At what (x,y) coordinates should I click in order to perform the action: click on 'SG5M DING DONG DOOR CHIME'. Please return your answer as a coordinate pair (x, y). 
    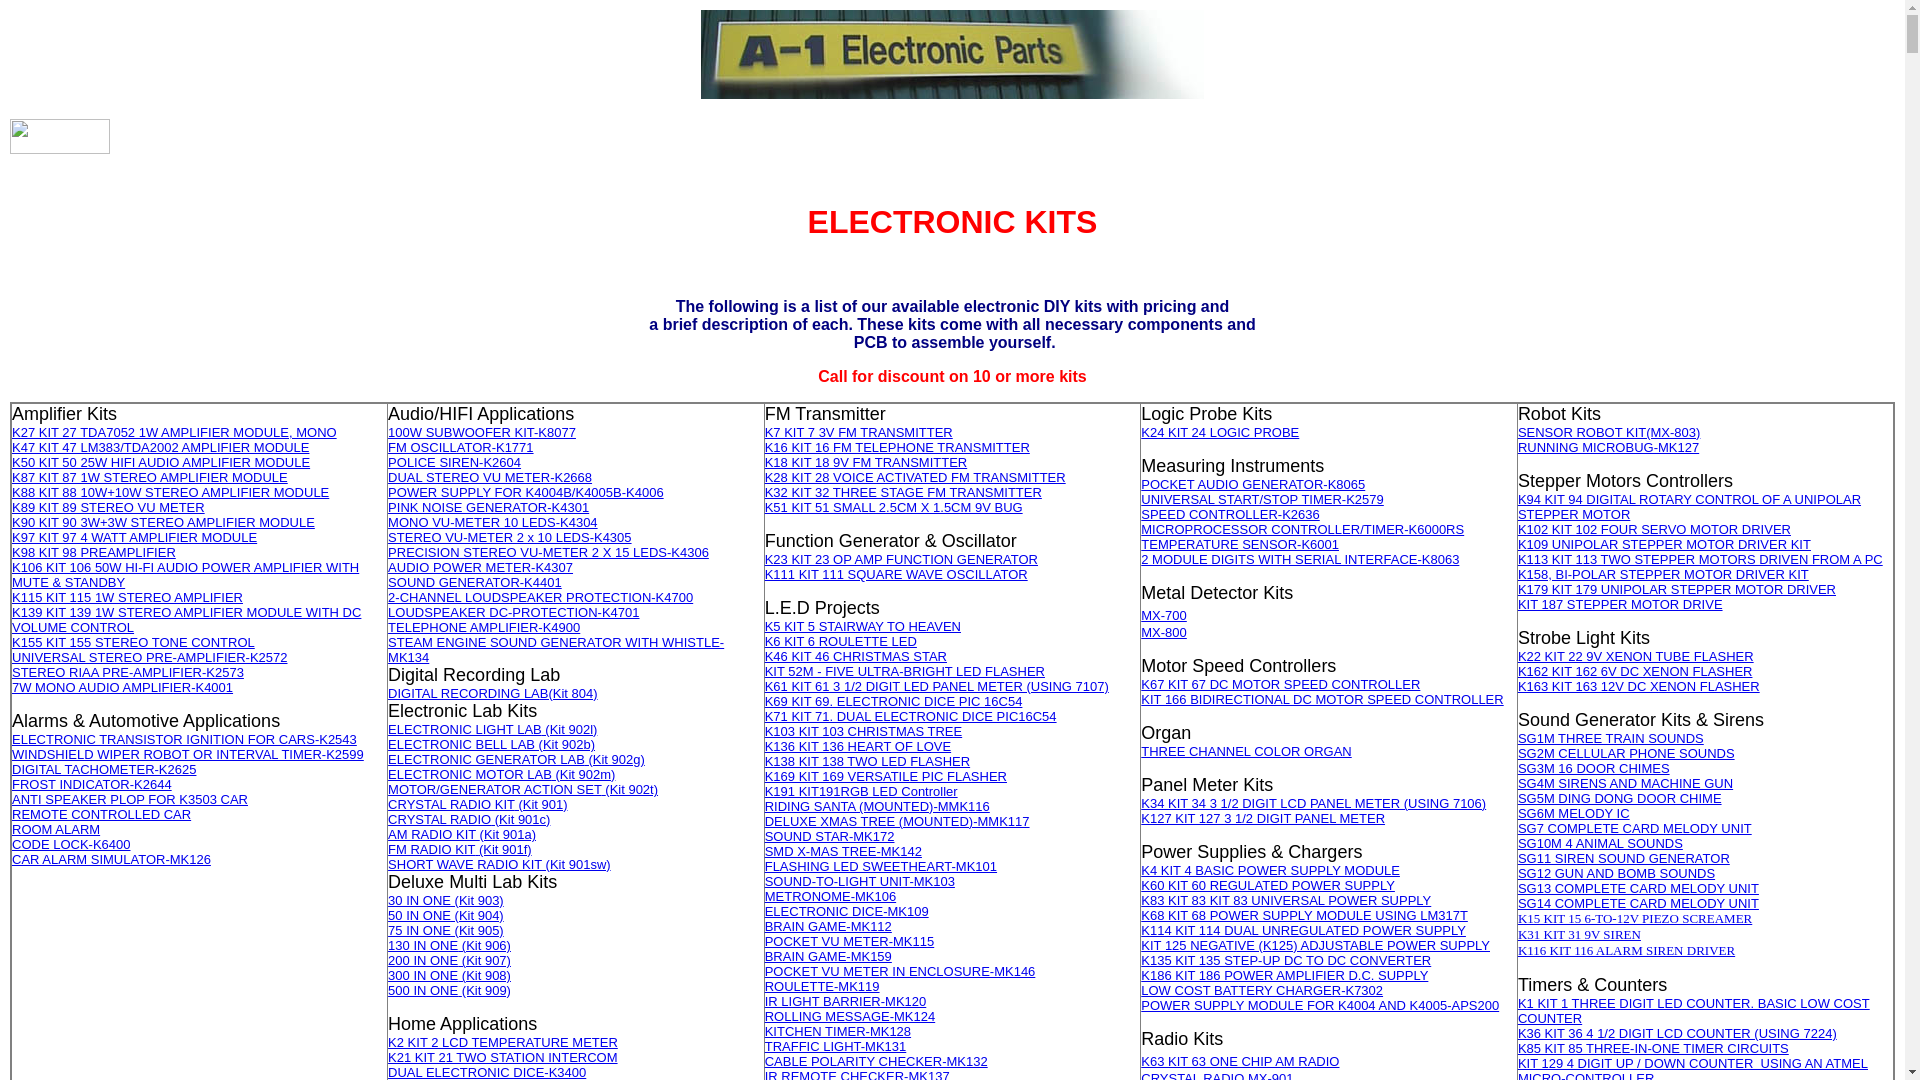
    Looking at the image, I should click on (1517, 797).